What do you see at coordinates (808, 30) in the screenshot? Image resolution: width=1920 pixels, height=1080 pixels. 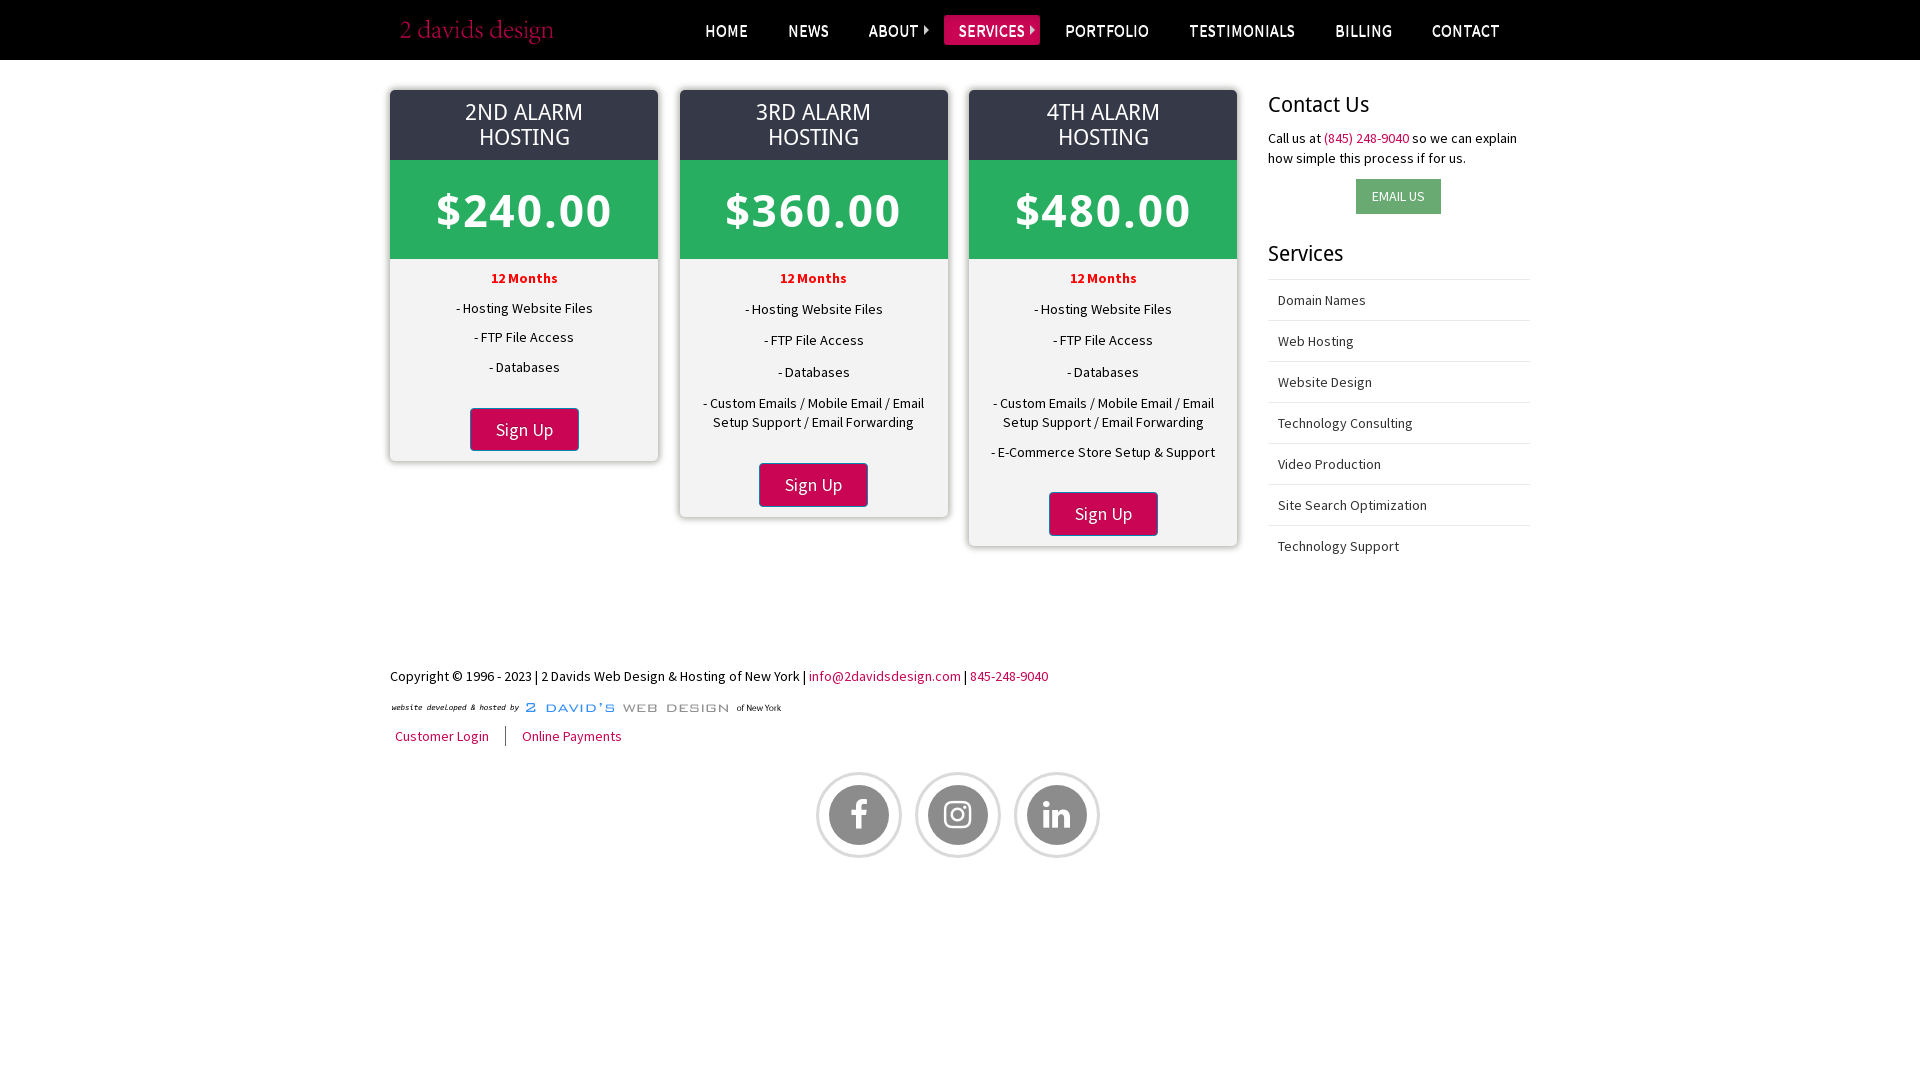 I see `'NEWS'` at bounding box center [808, 30].